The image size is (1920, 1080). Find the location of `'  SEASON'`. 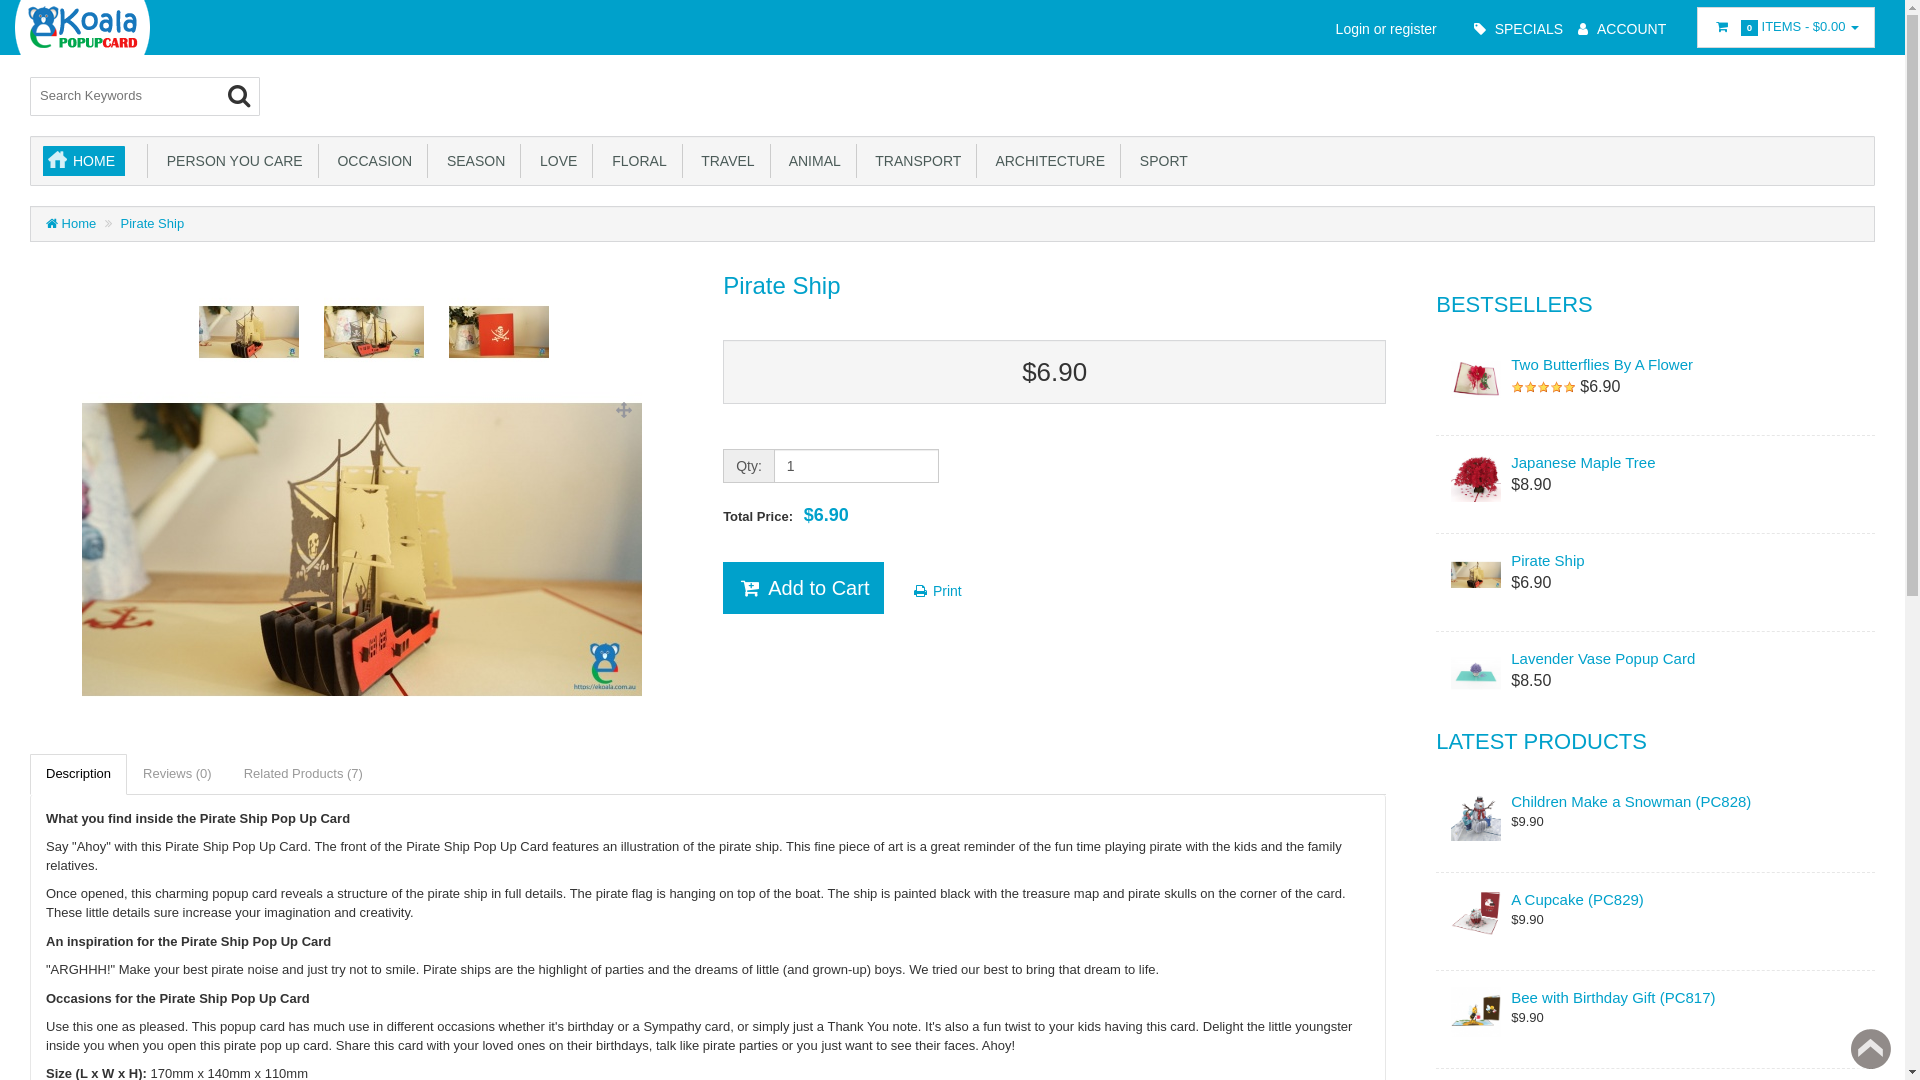

'  SEASON' is located at coordinates (473, 160).